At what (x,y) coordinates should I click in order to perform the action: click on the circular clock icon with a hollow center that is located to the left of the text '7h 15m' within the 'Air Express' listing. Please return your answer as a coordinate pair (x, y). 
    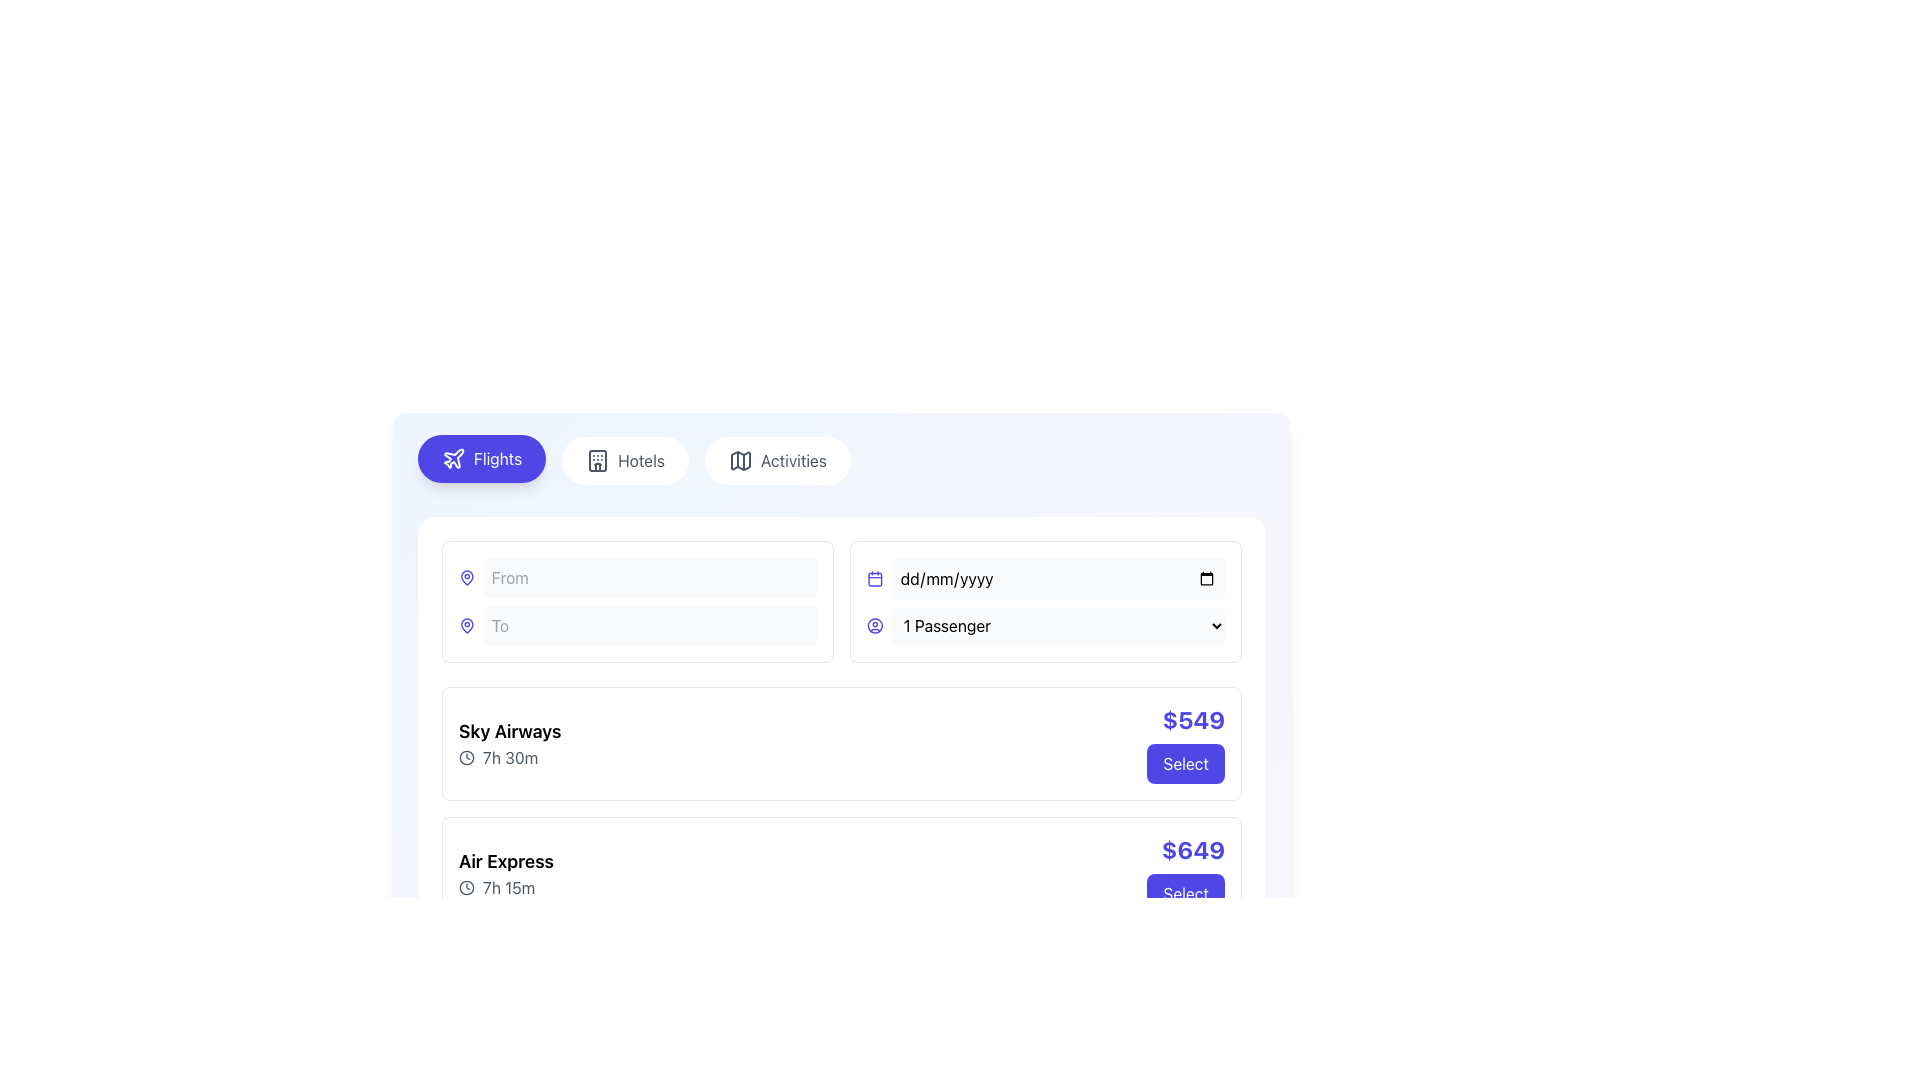
    Looking at the image, I should click on (465, 886).